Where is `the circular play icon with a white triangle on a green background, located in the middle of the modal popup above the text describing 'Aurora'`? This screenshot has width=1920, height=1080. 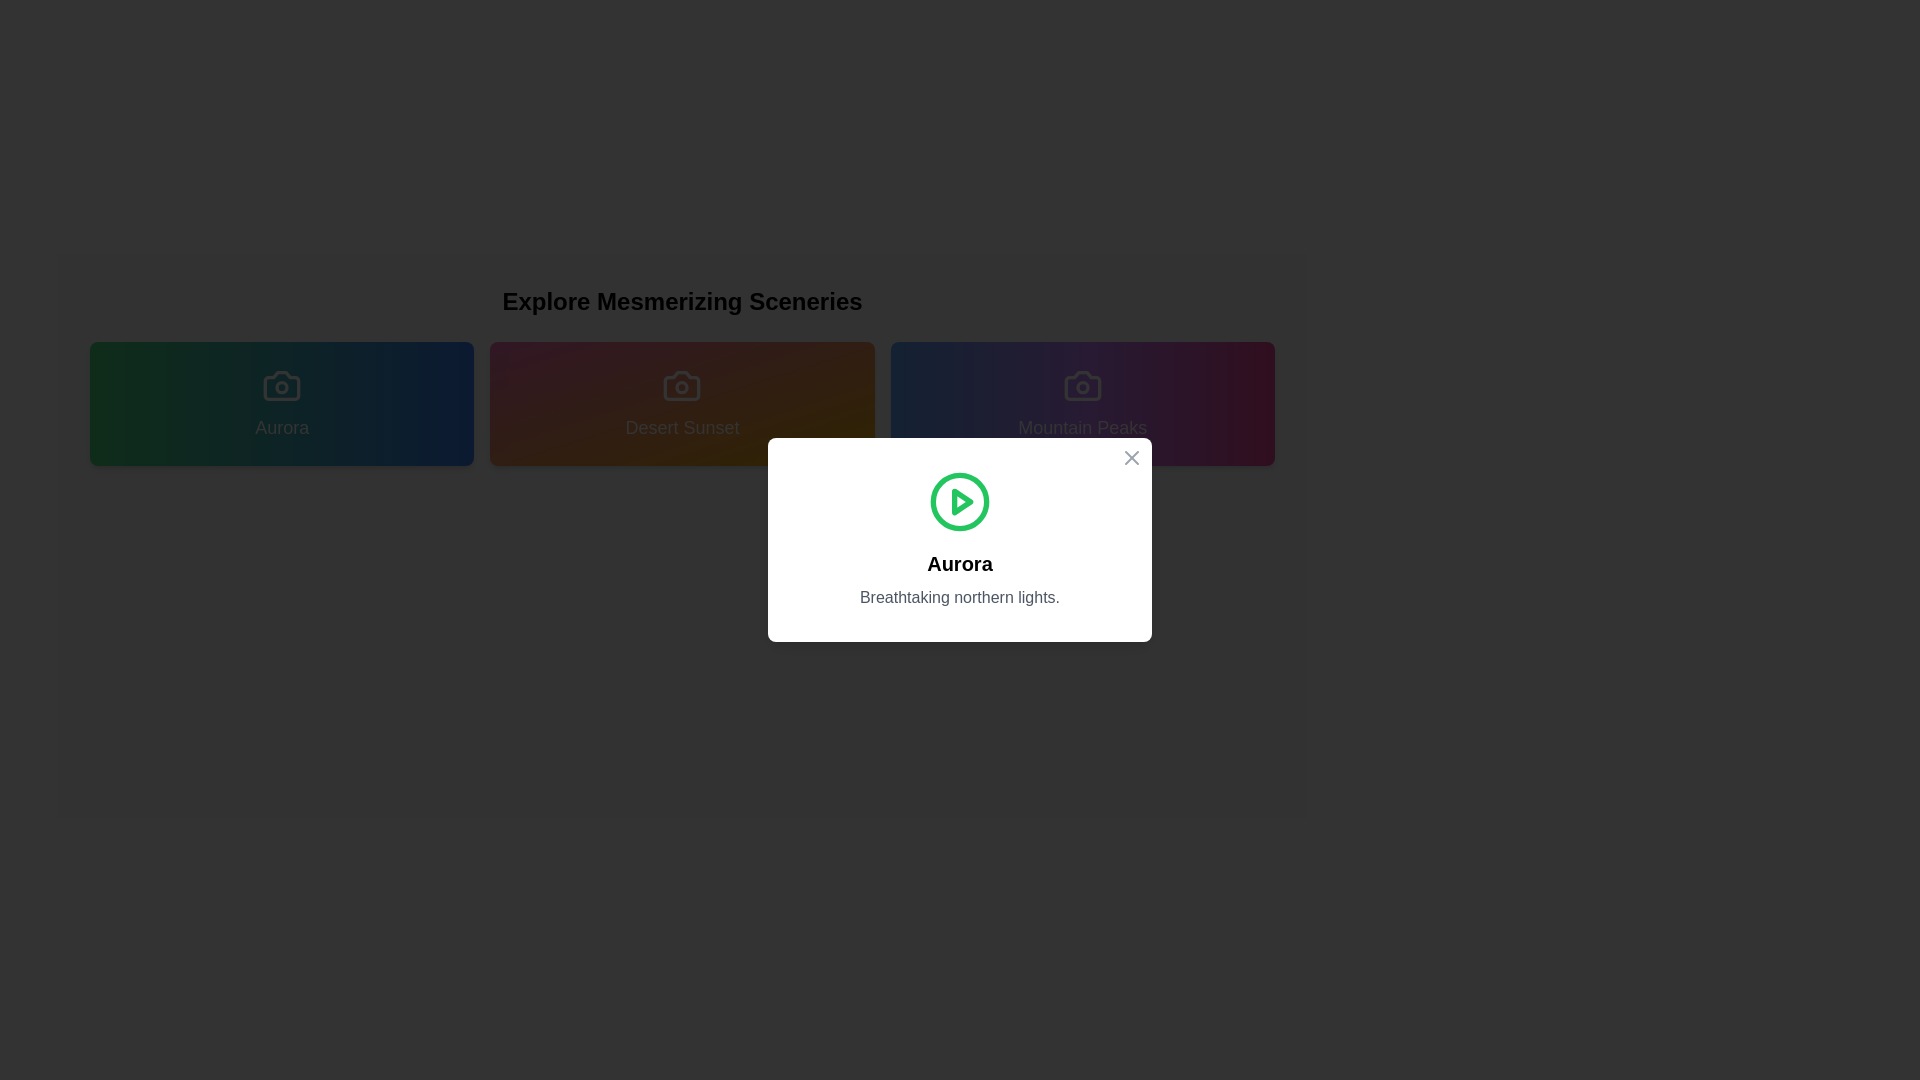 the circular play icon with a white triangle on a green background, located in the middle of the modal popup above the text describing 'Aurora' is located at coordinates (960, 500).